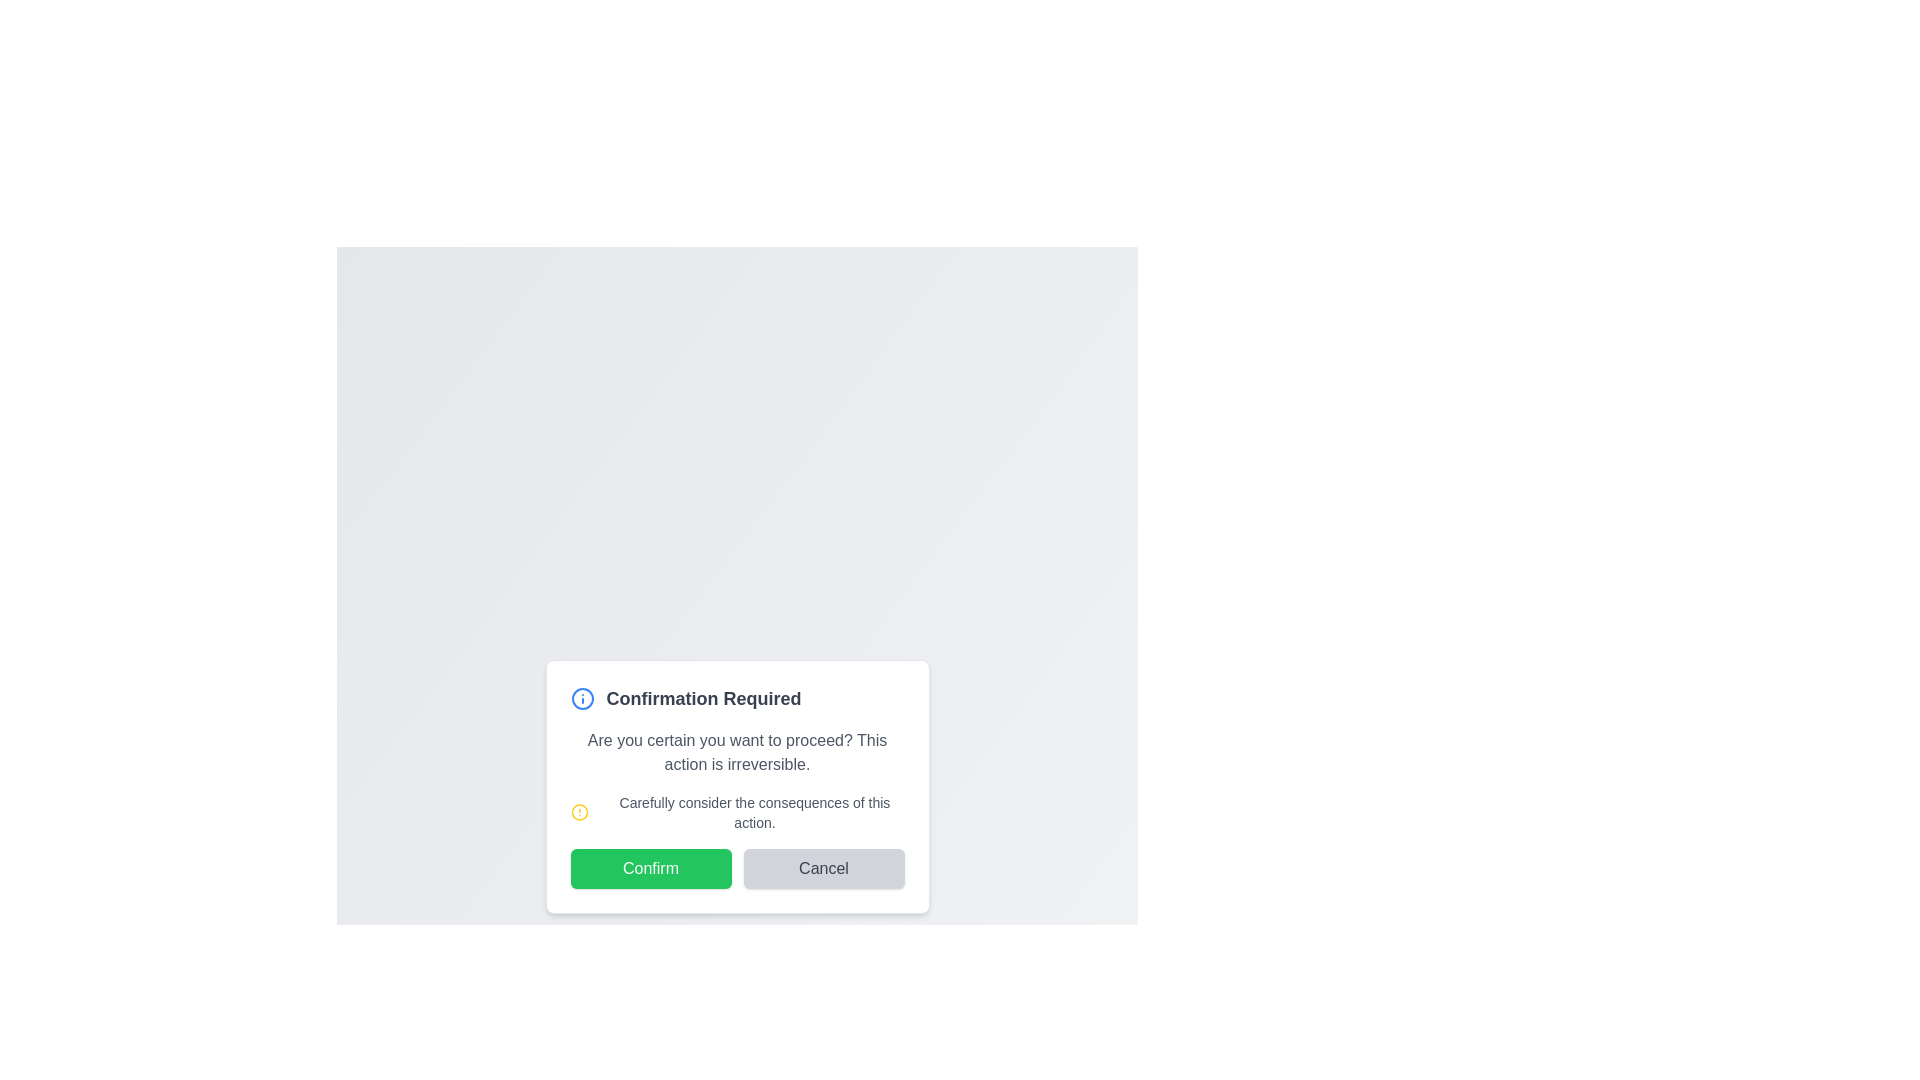 This screenshot has height=1080, width=1920. I want to click on the critical confirmation message static text located below the headline 'Confirmation Required' and above the message 'Carefully consider the consequences of this action.', so click(736, 752).